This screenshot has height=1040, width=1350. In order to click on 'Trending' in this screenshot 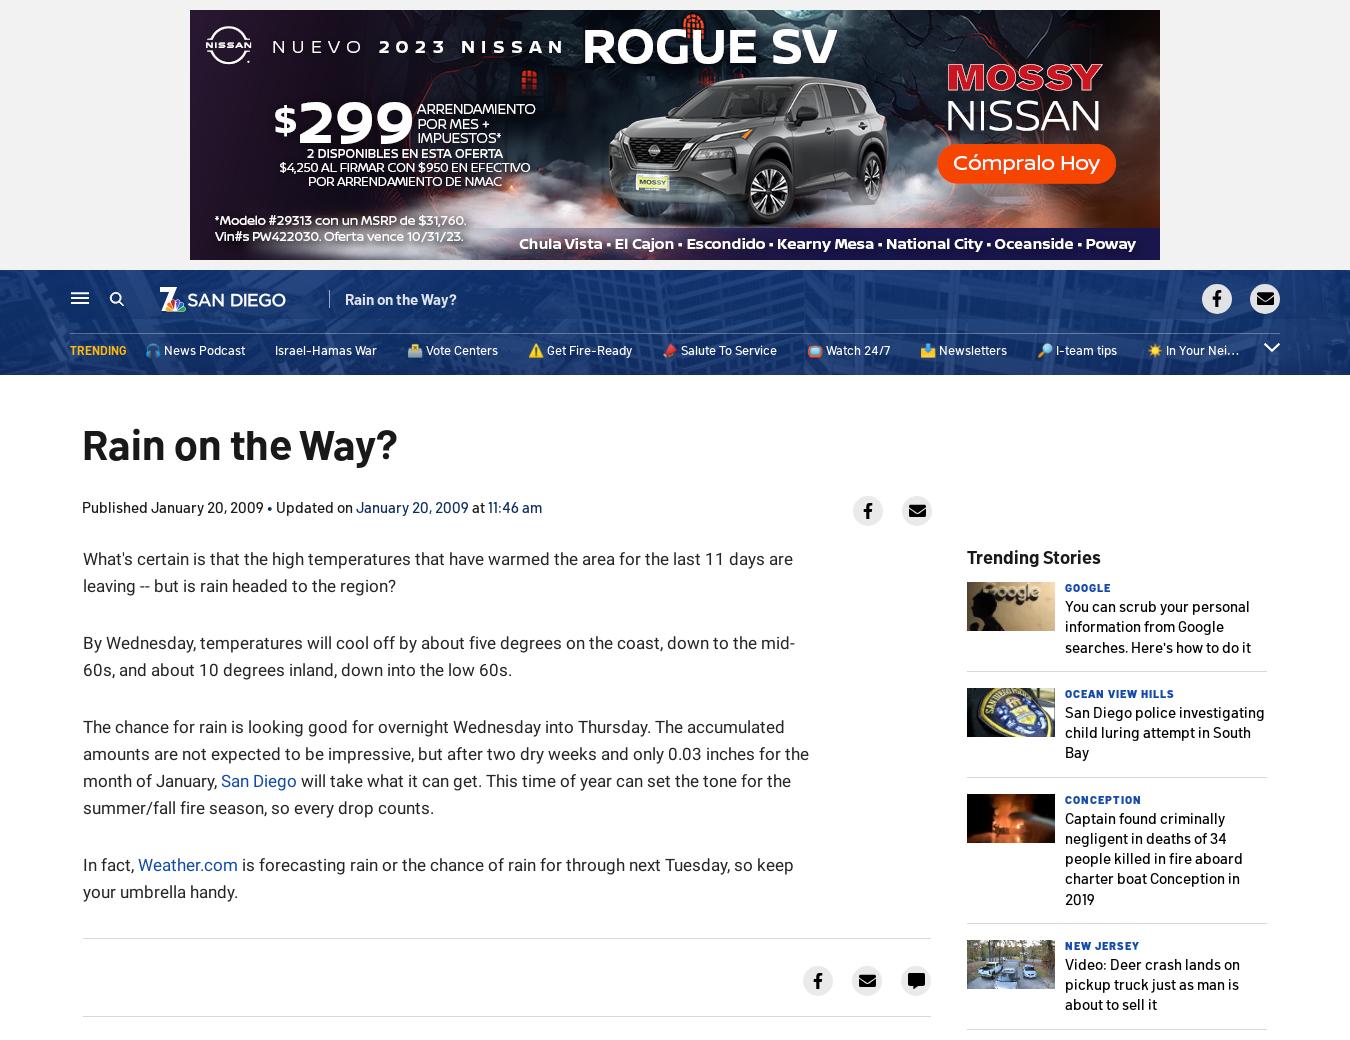, I will do `click(97, 353)`.